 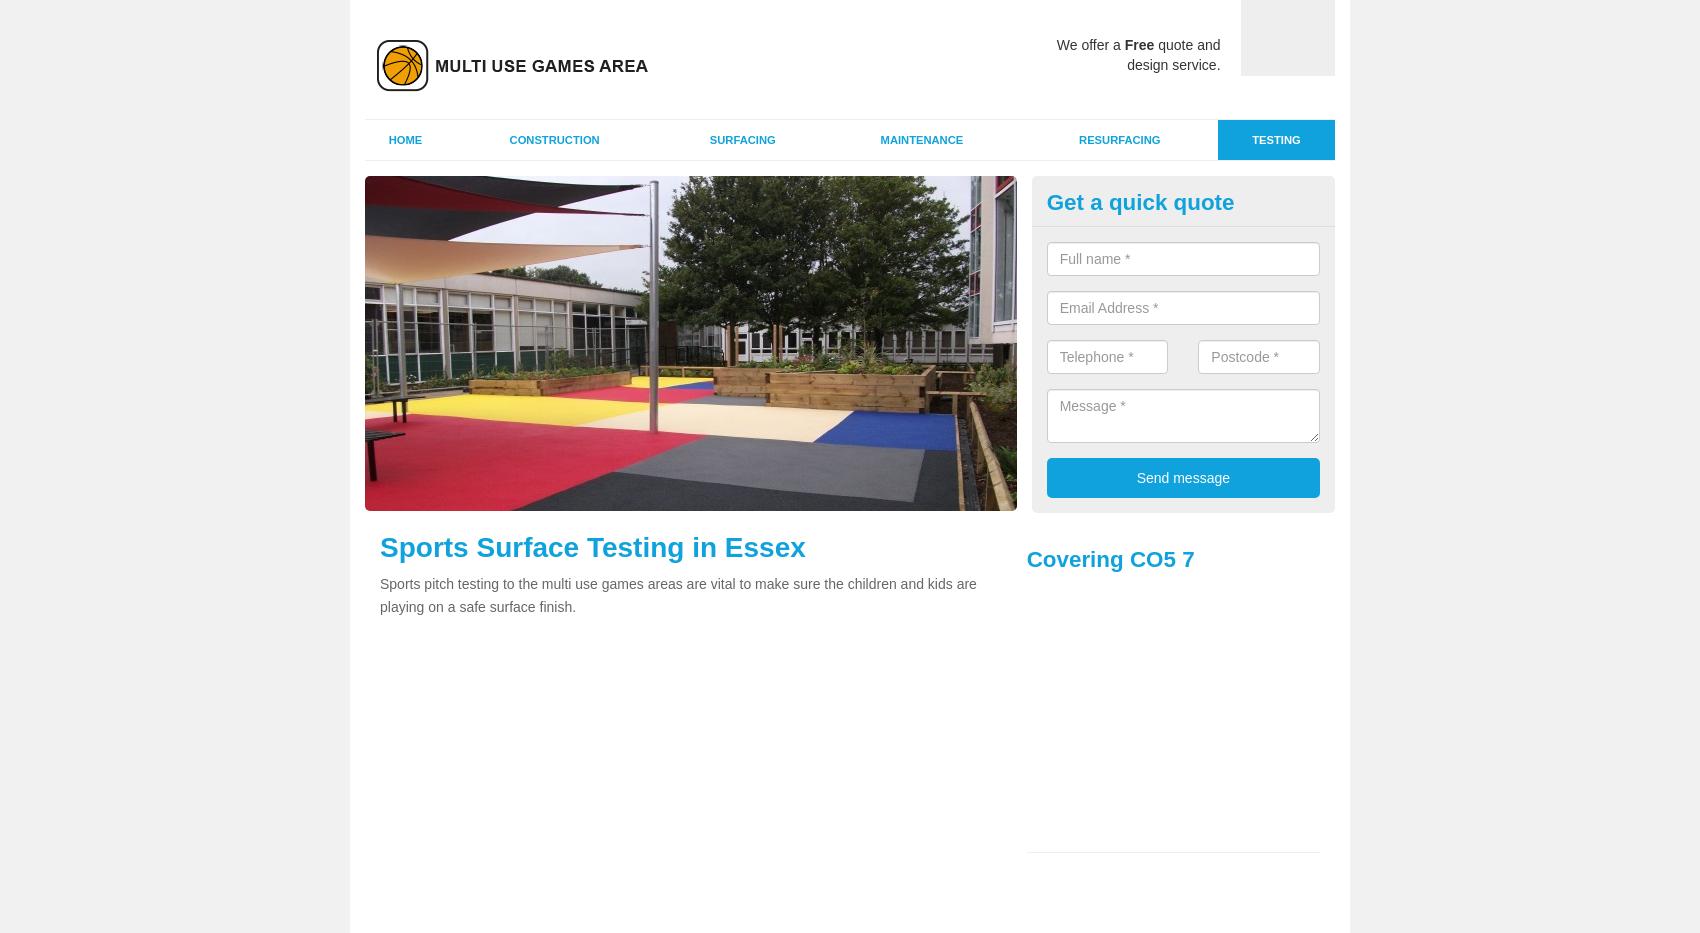 What do you see at coordinates (1090, 43) in the screenshot?
I see `'We offer a'` at bounding box center [1090, 43].